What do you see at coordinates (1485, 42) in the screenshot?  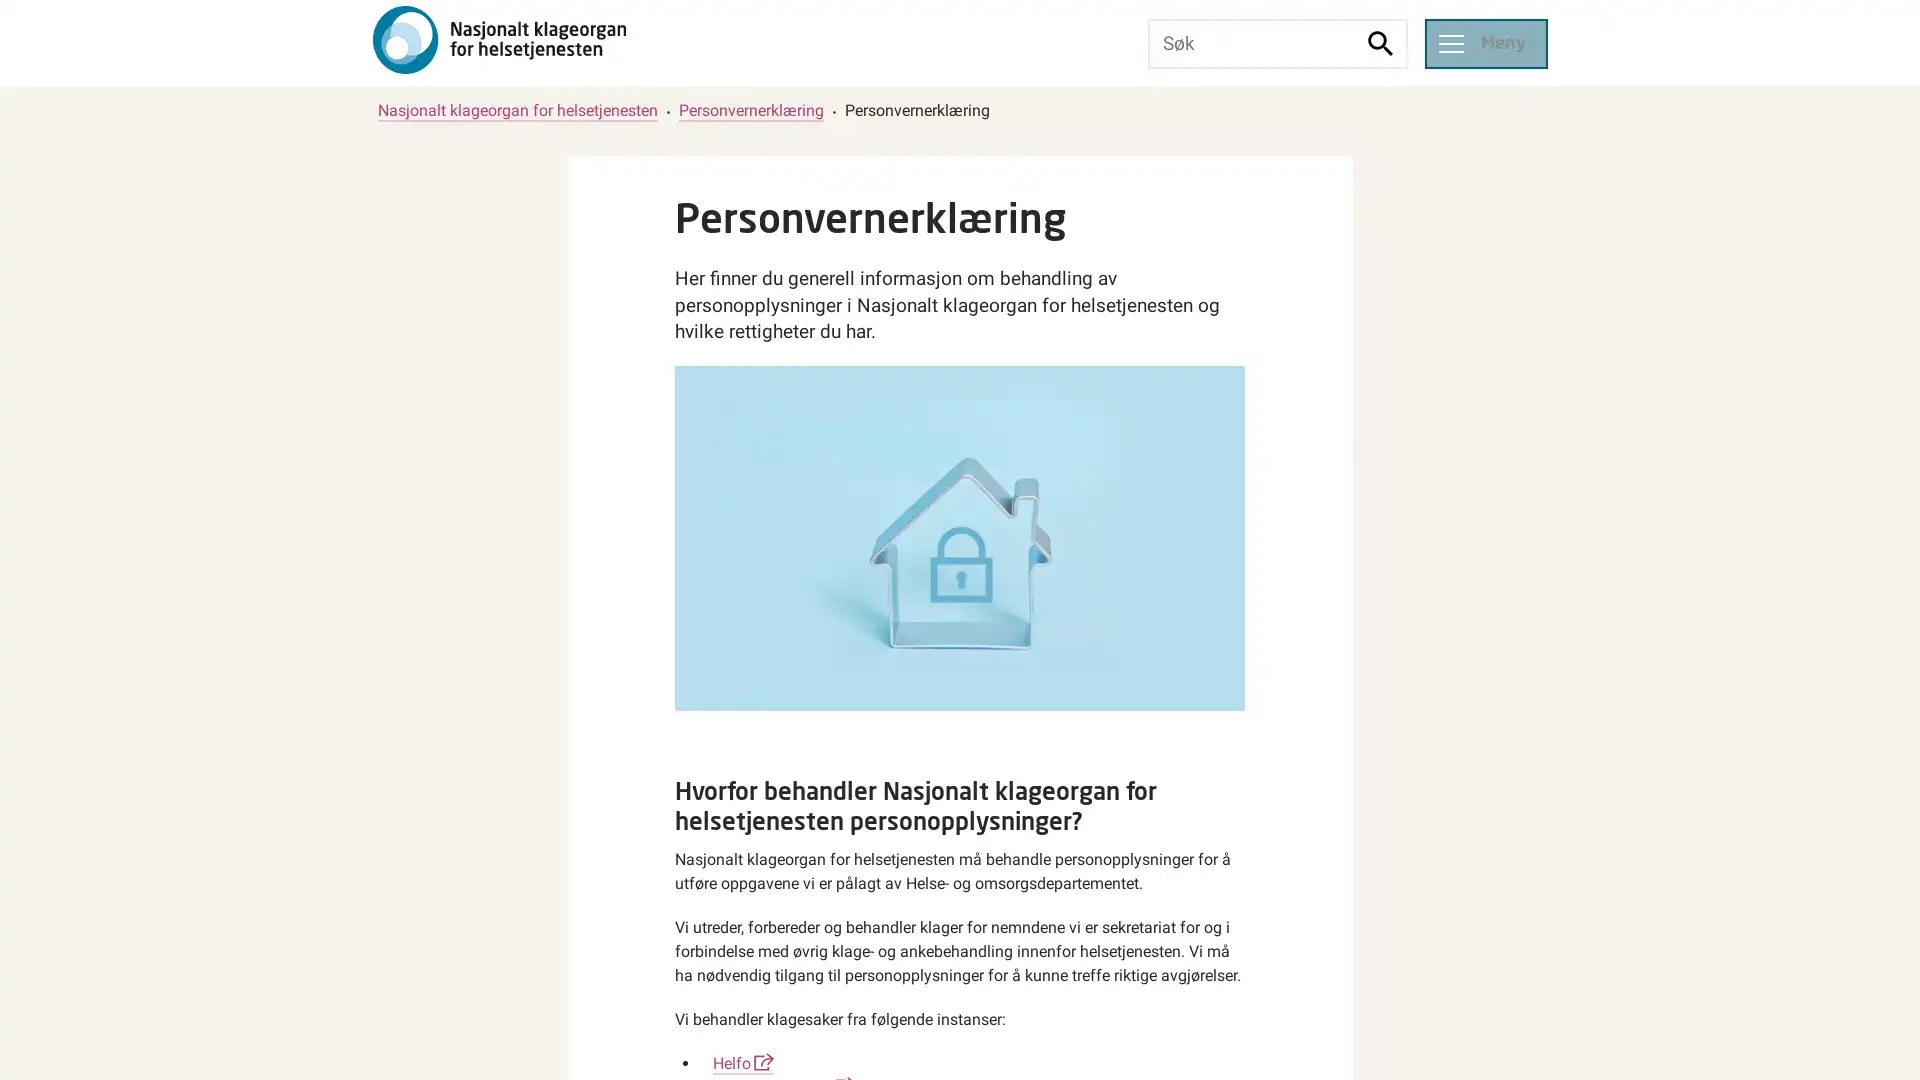 I see `Meny` at bounding box center [1485, 42].